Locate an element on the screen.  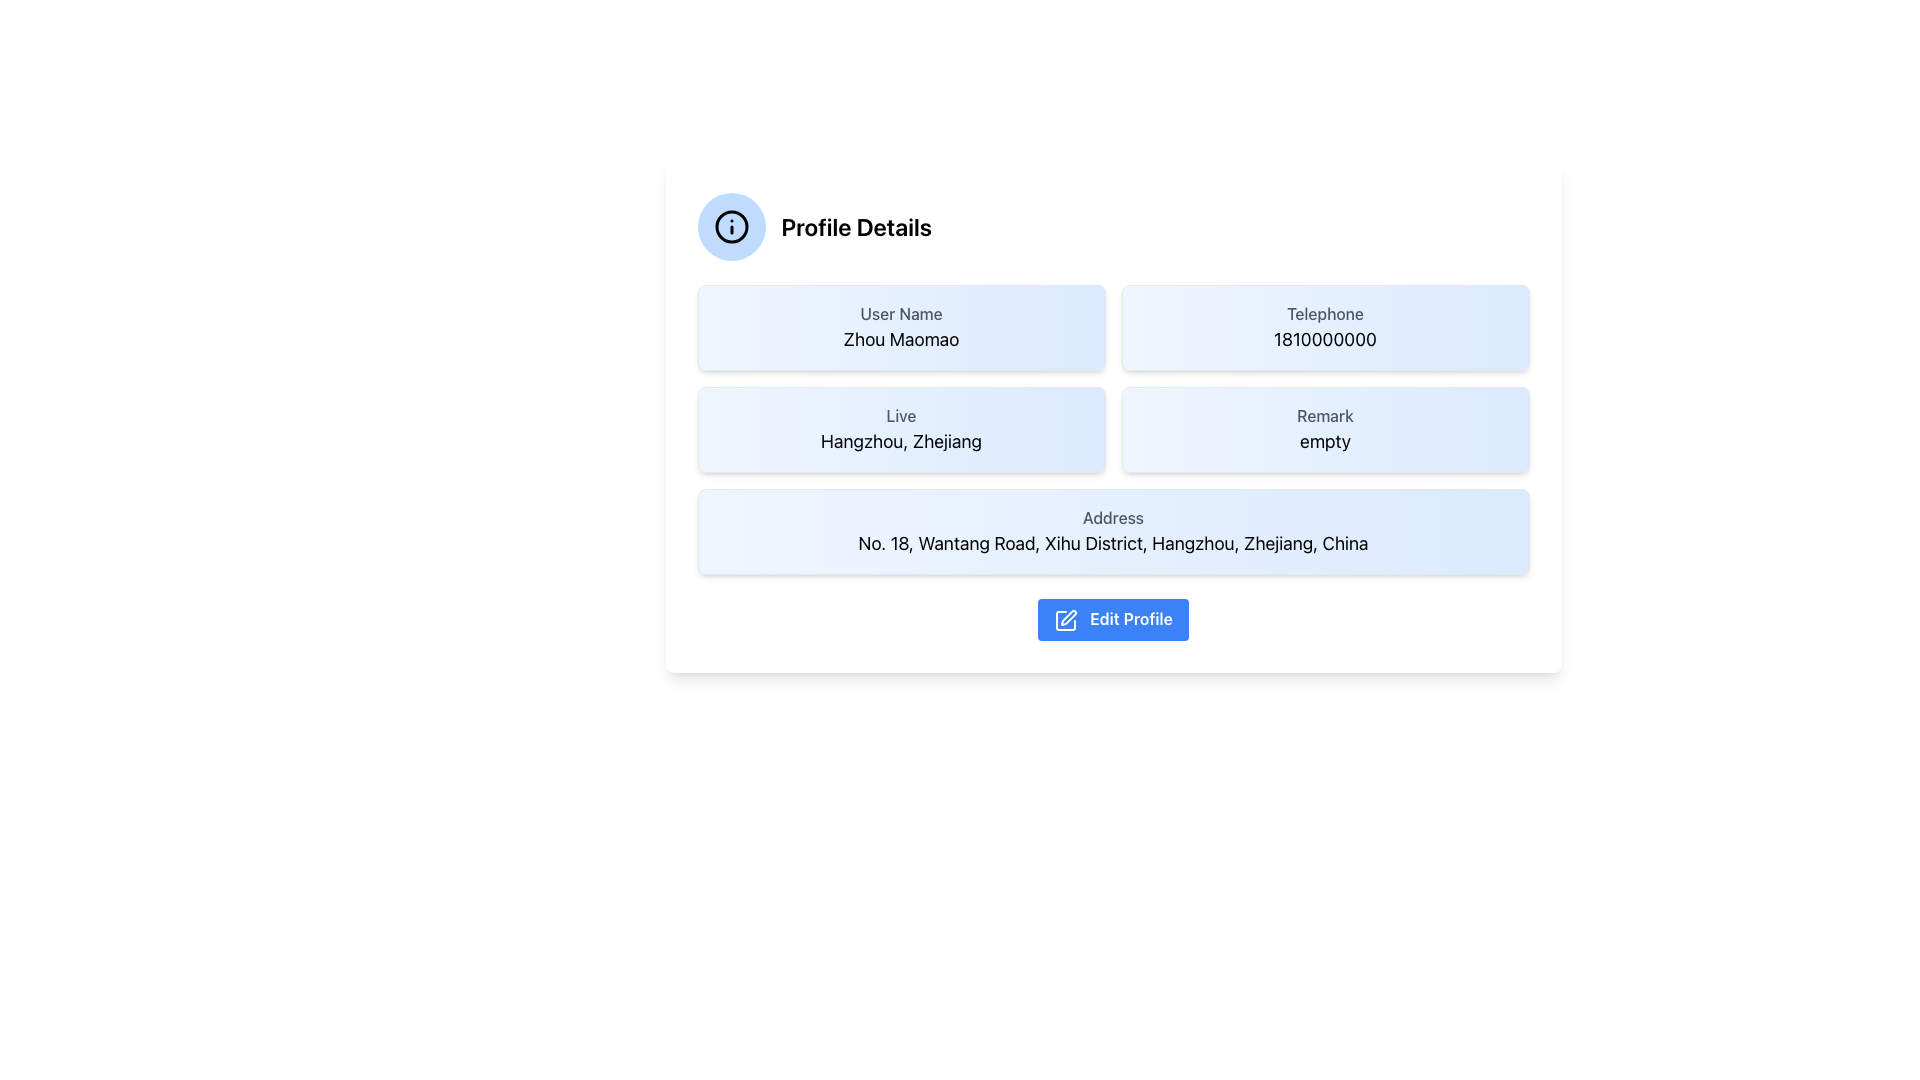
the text display element that shows the word 'empty' in large black font on a light blue background, located beneath the 'Remark' label is located at coordinates (1325, 441).